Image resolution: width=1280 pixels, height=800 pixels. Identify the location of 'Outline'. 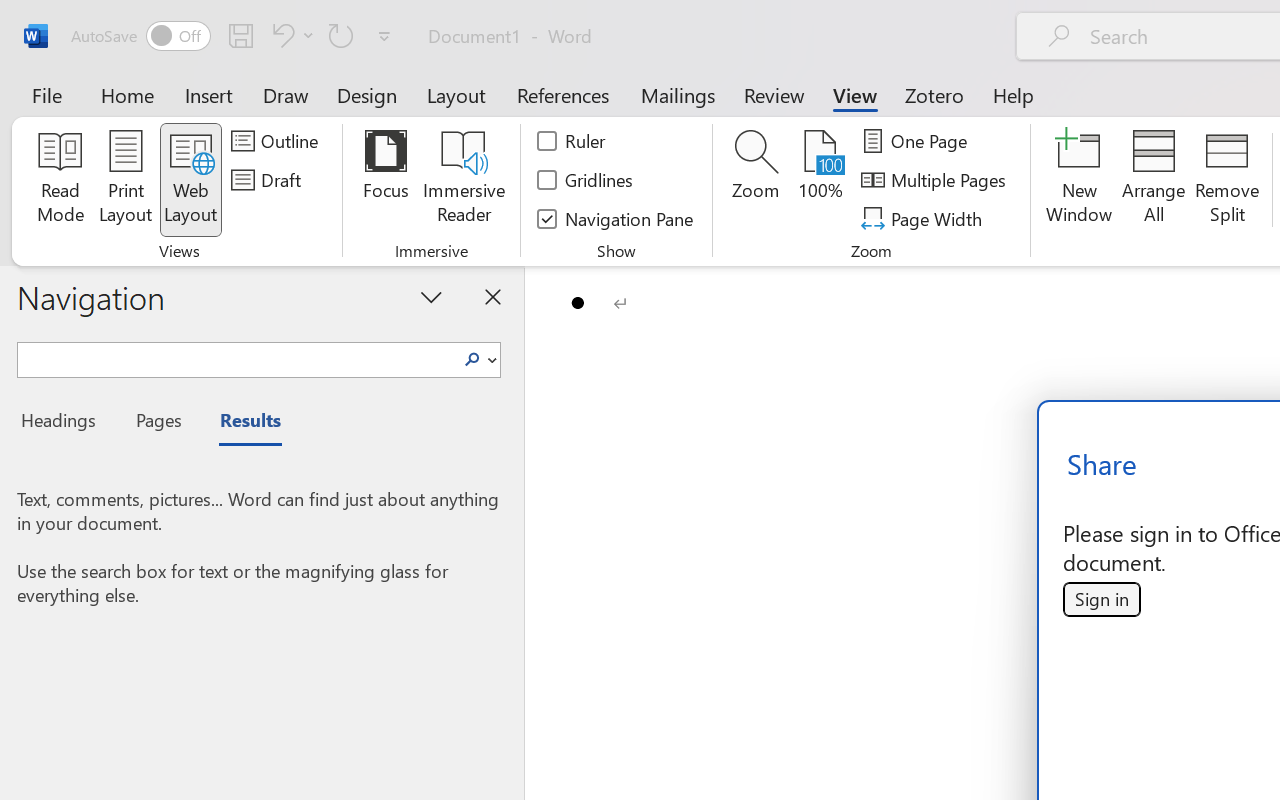
(277, 141).